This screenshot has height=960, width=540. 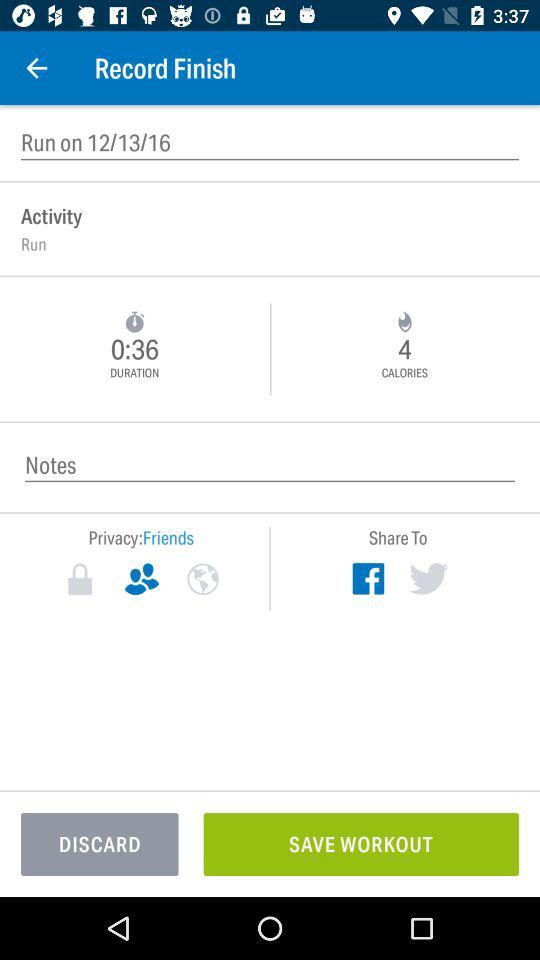 What do you see at coordinates (427, 578) in the screenshot?
I see `share to twitter` at bounding box center [427, 578].